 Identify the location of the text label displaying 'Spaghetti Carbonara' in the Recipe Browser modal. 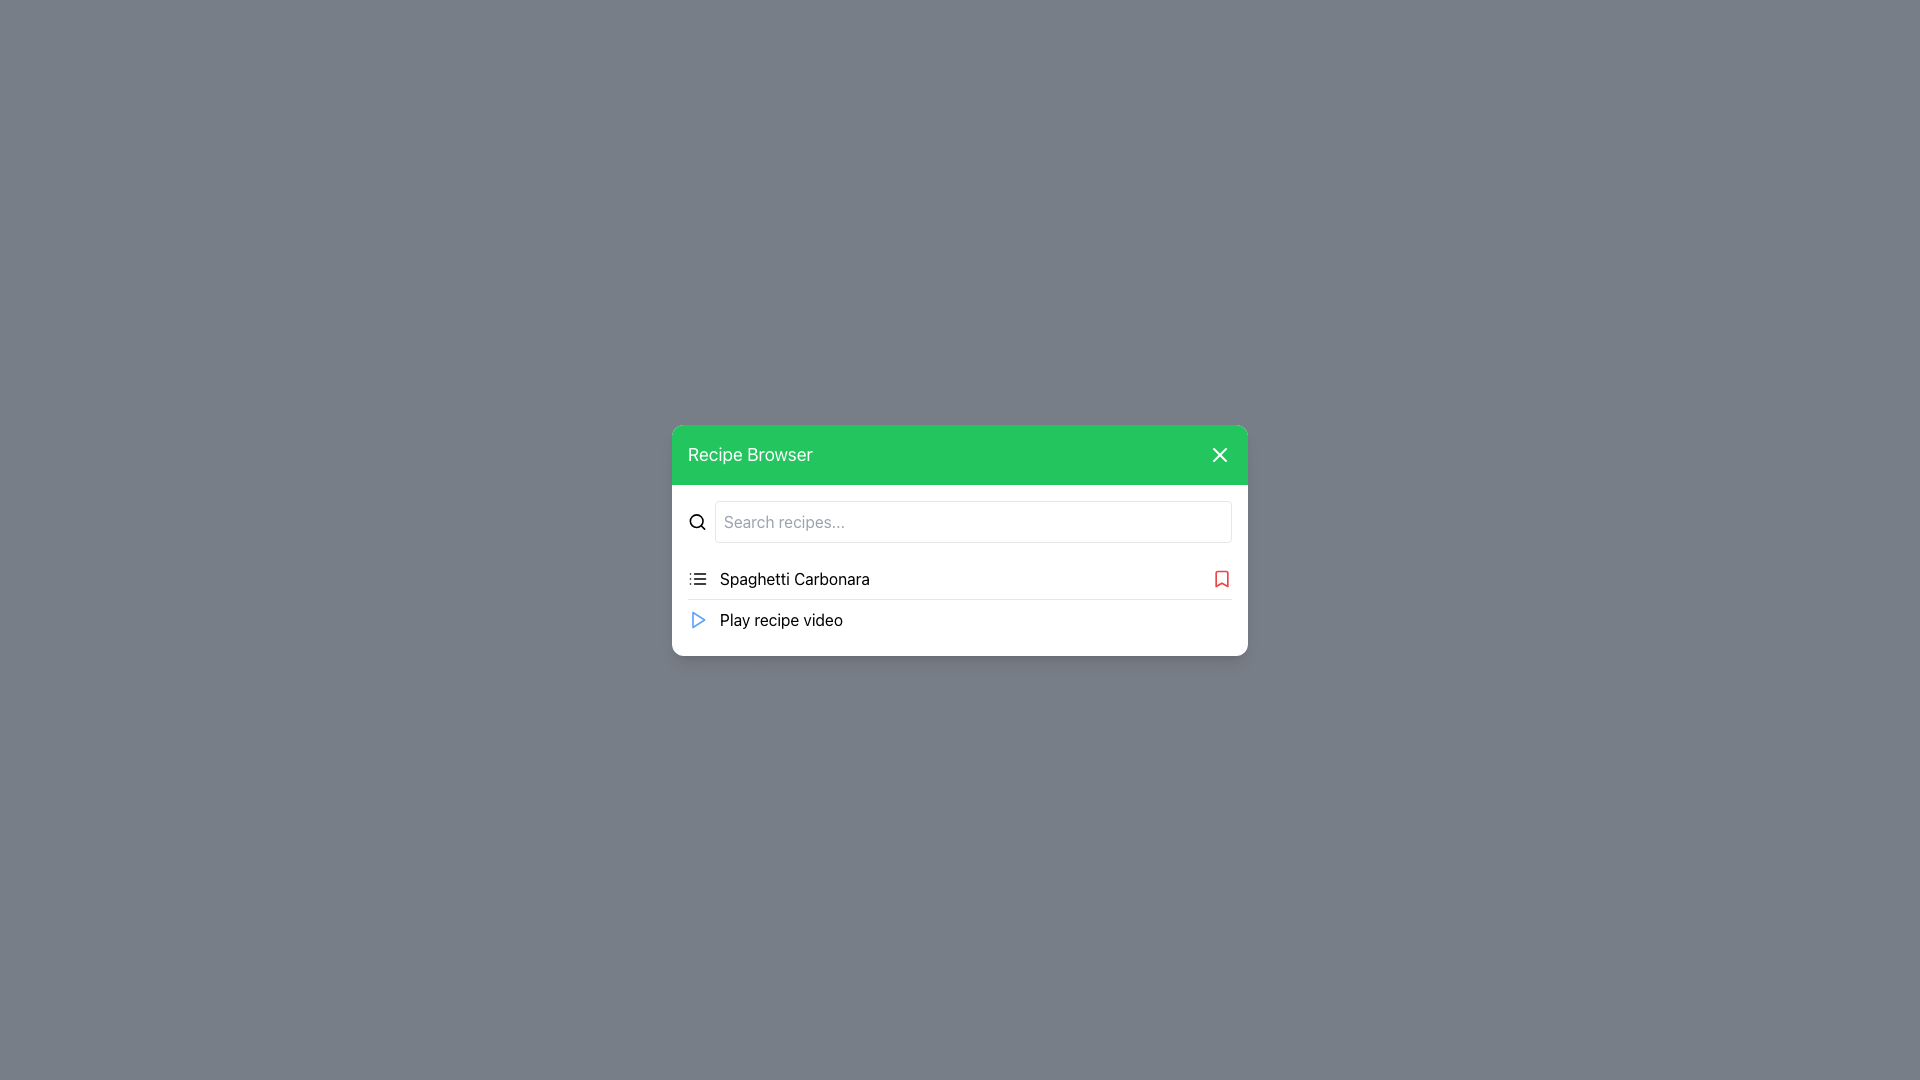
(794, 578).